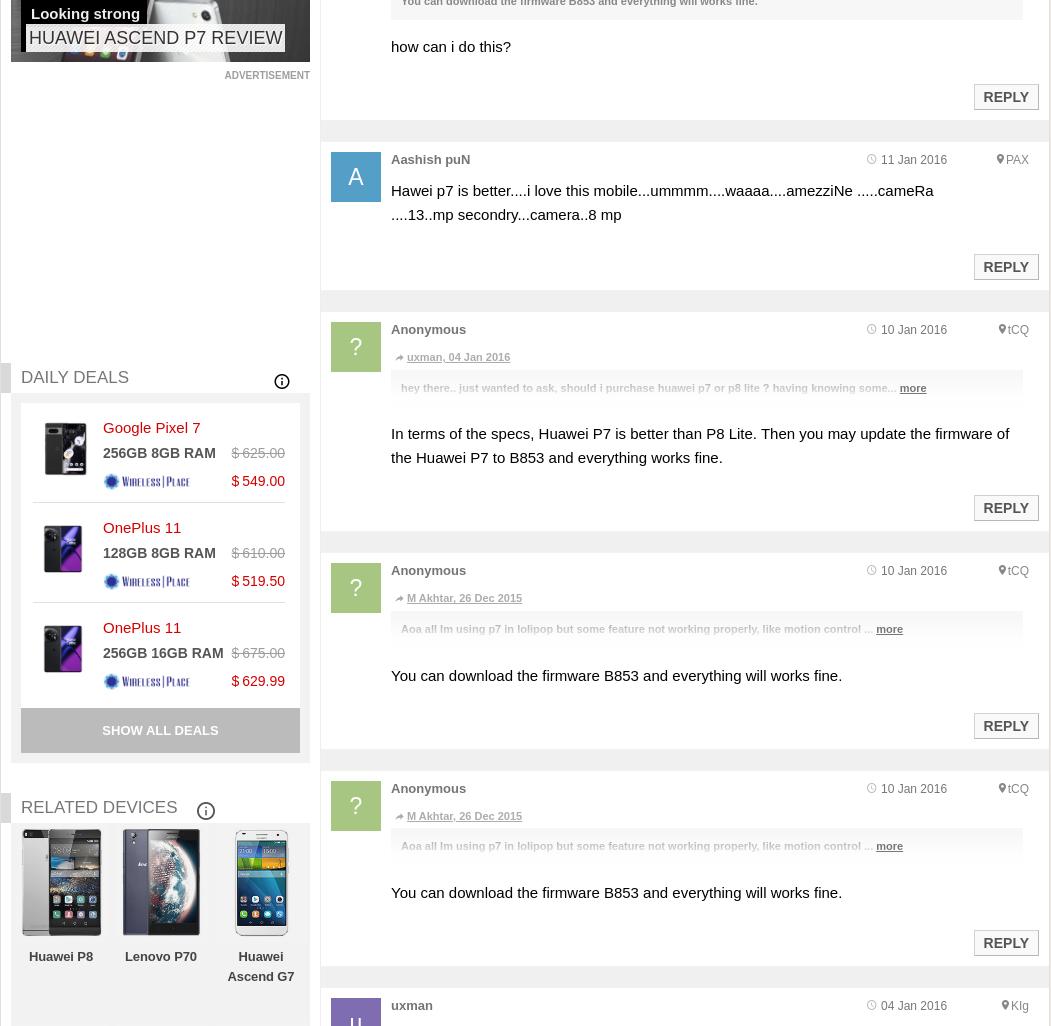 The image size is (1051, 1026). I want to click on '128GB 8GB RAM', so click(158, 553).